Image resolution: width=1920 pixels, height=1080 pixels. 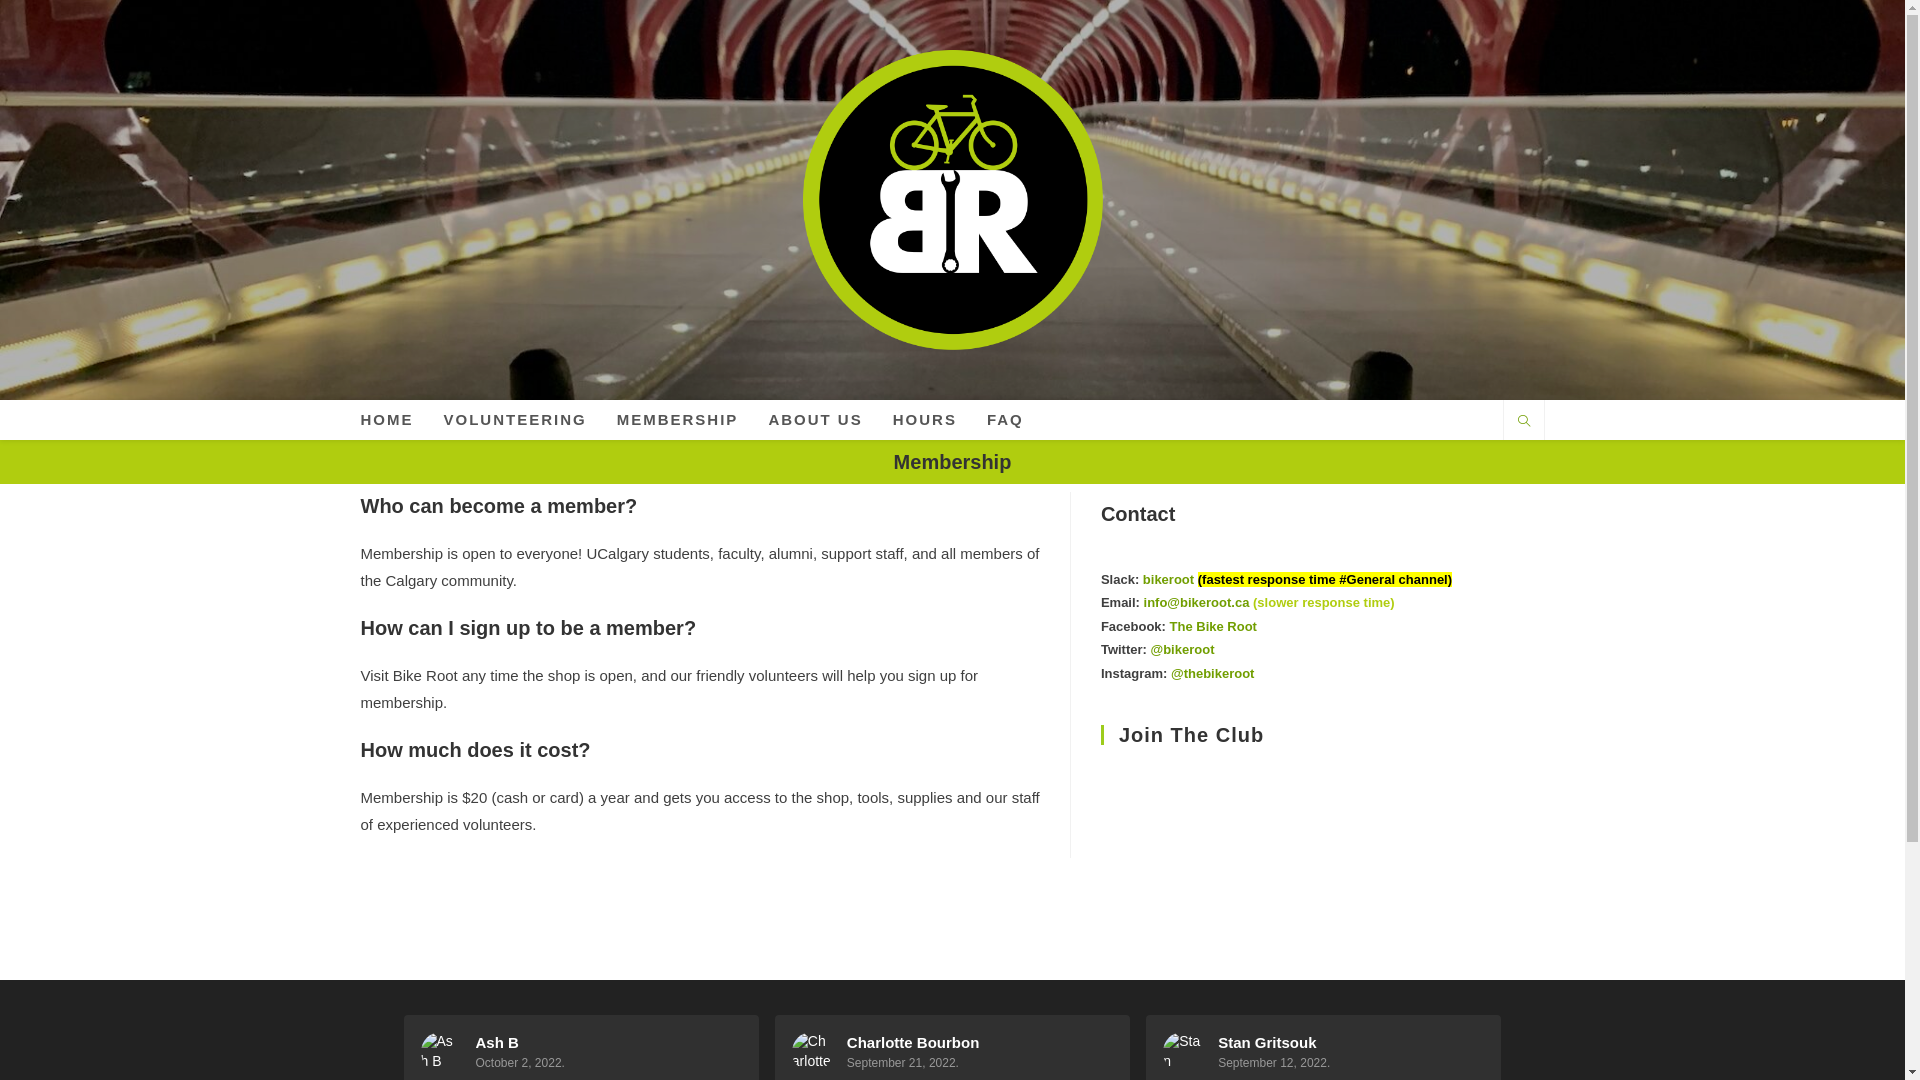 What do you see at coordinates (387, 419) in the screenshot?
I see `'HOME'` at bounding box center [387, 419].